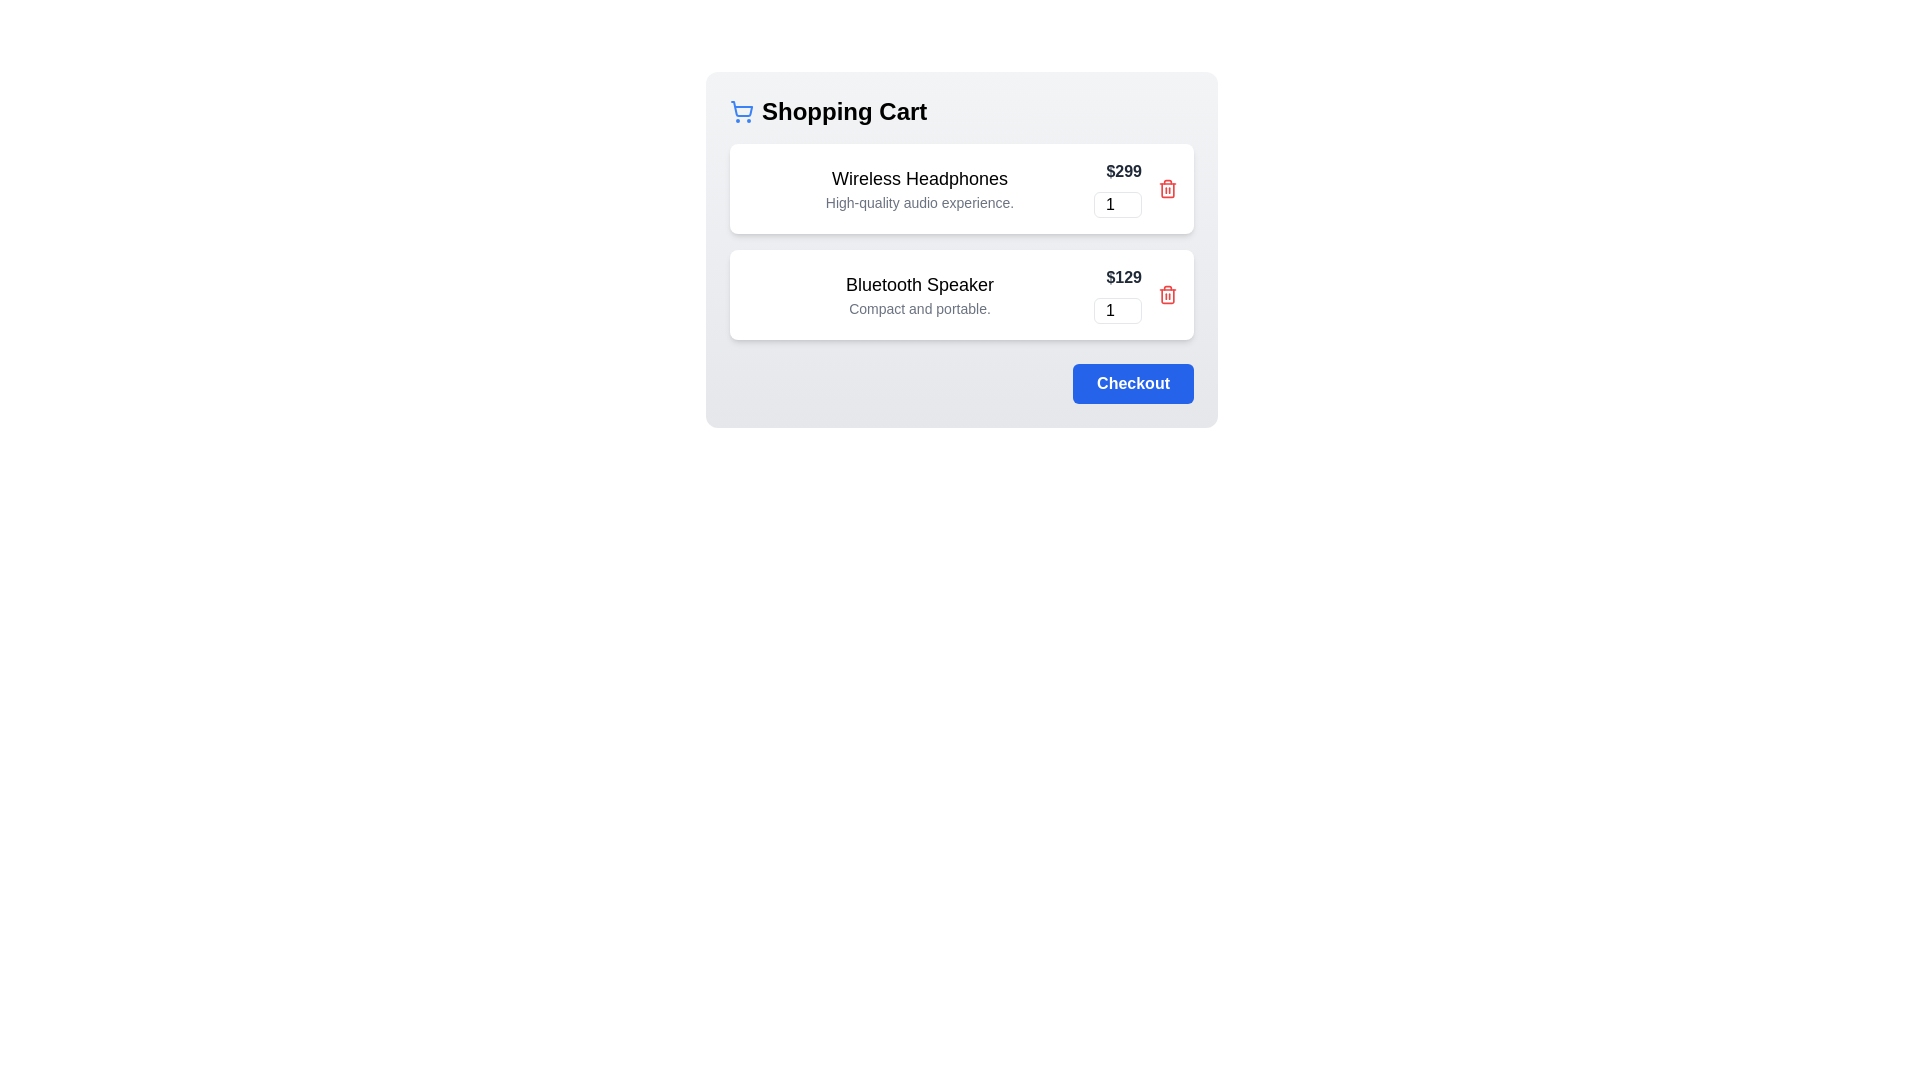 The image size is (1920, 1080). I want to click on the quantity of the item to 64 by interacting with the input field, so click(1117, 204).